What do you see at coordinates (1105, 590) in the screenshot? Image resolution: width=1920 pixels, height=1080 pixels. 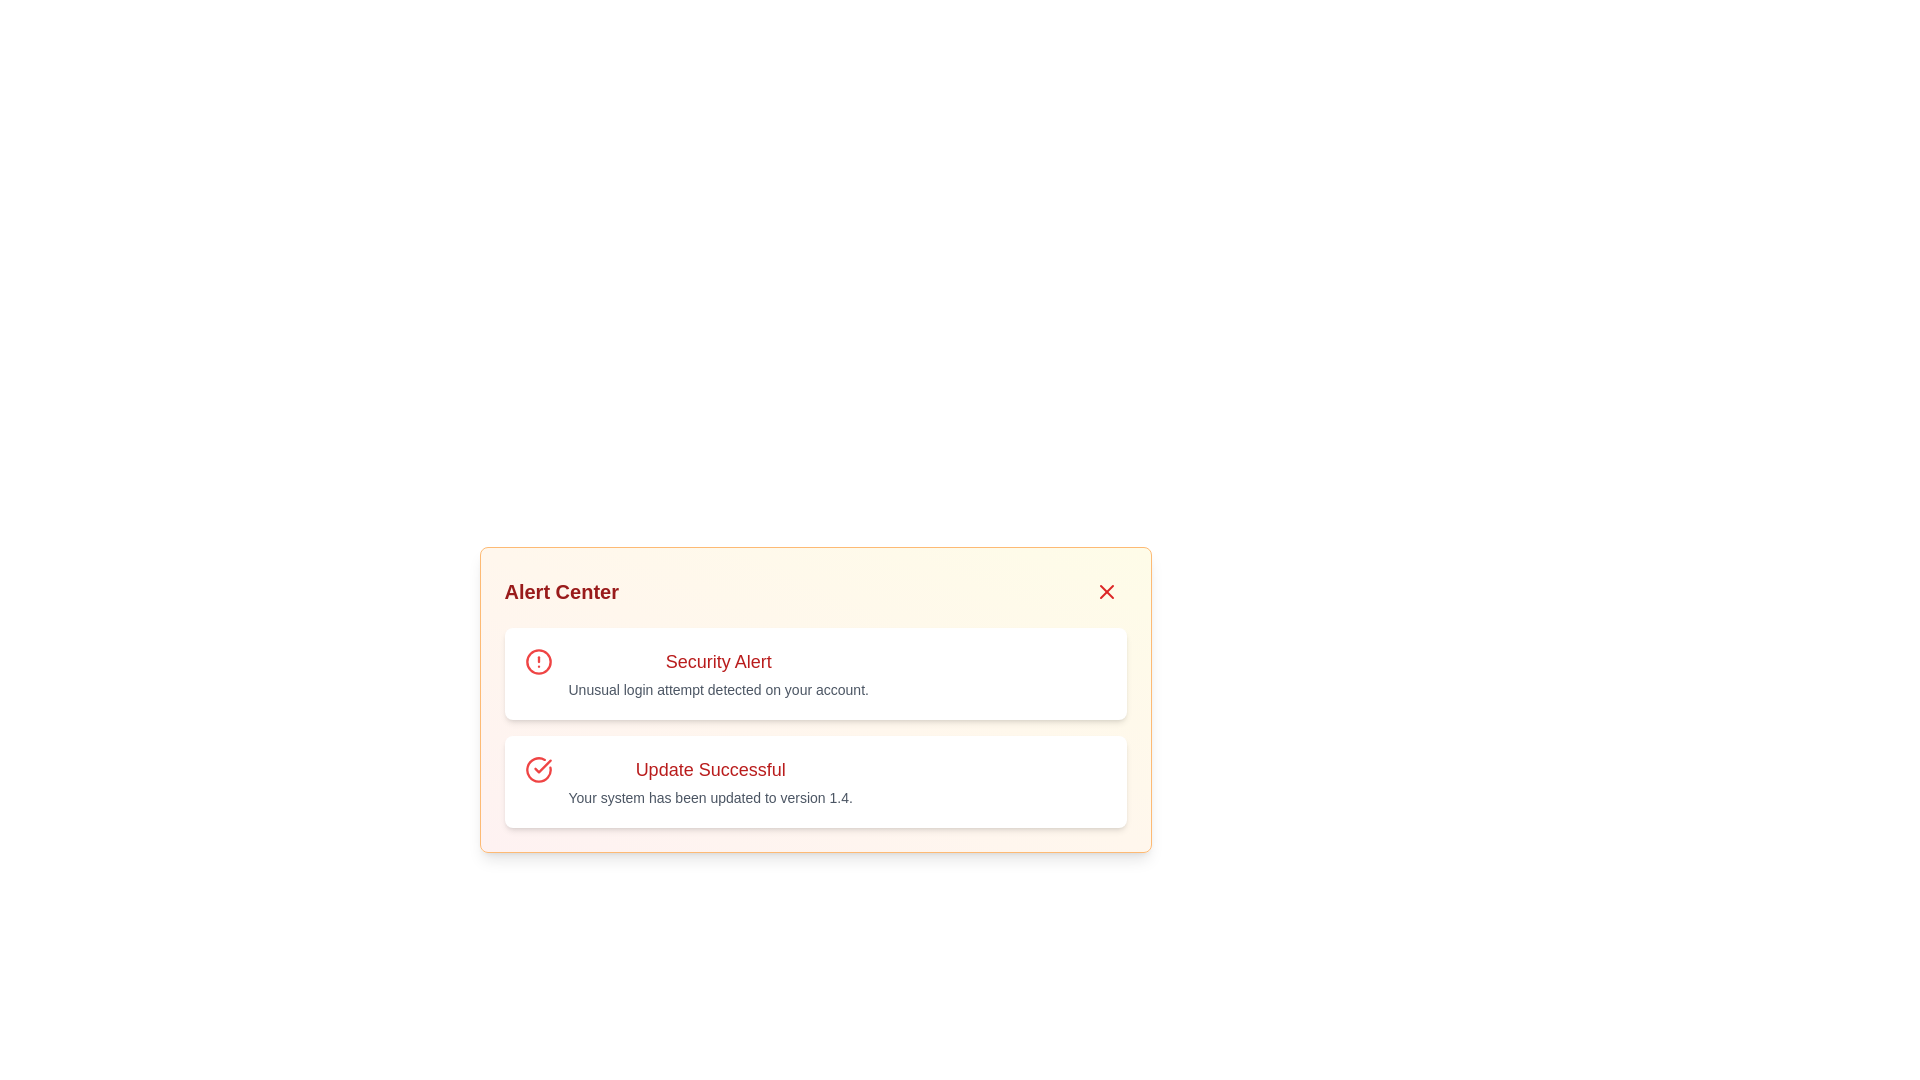 I see `the close button located at the top-right corner of the 'Alert Center' UI module` at bounding box center [1105, 590].